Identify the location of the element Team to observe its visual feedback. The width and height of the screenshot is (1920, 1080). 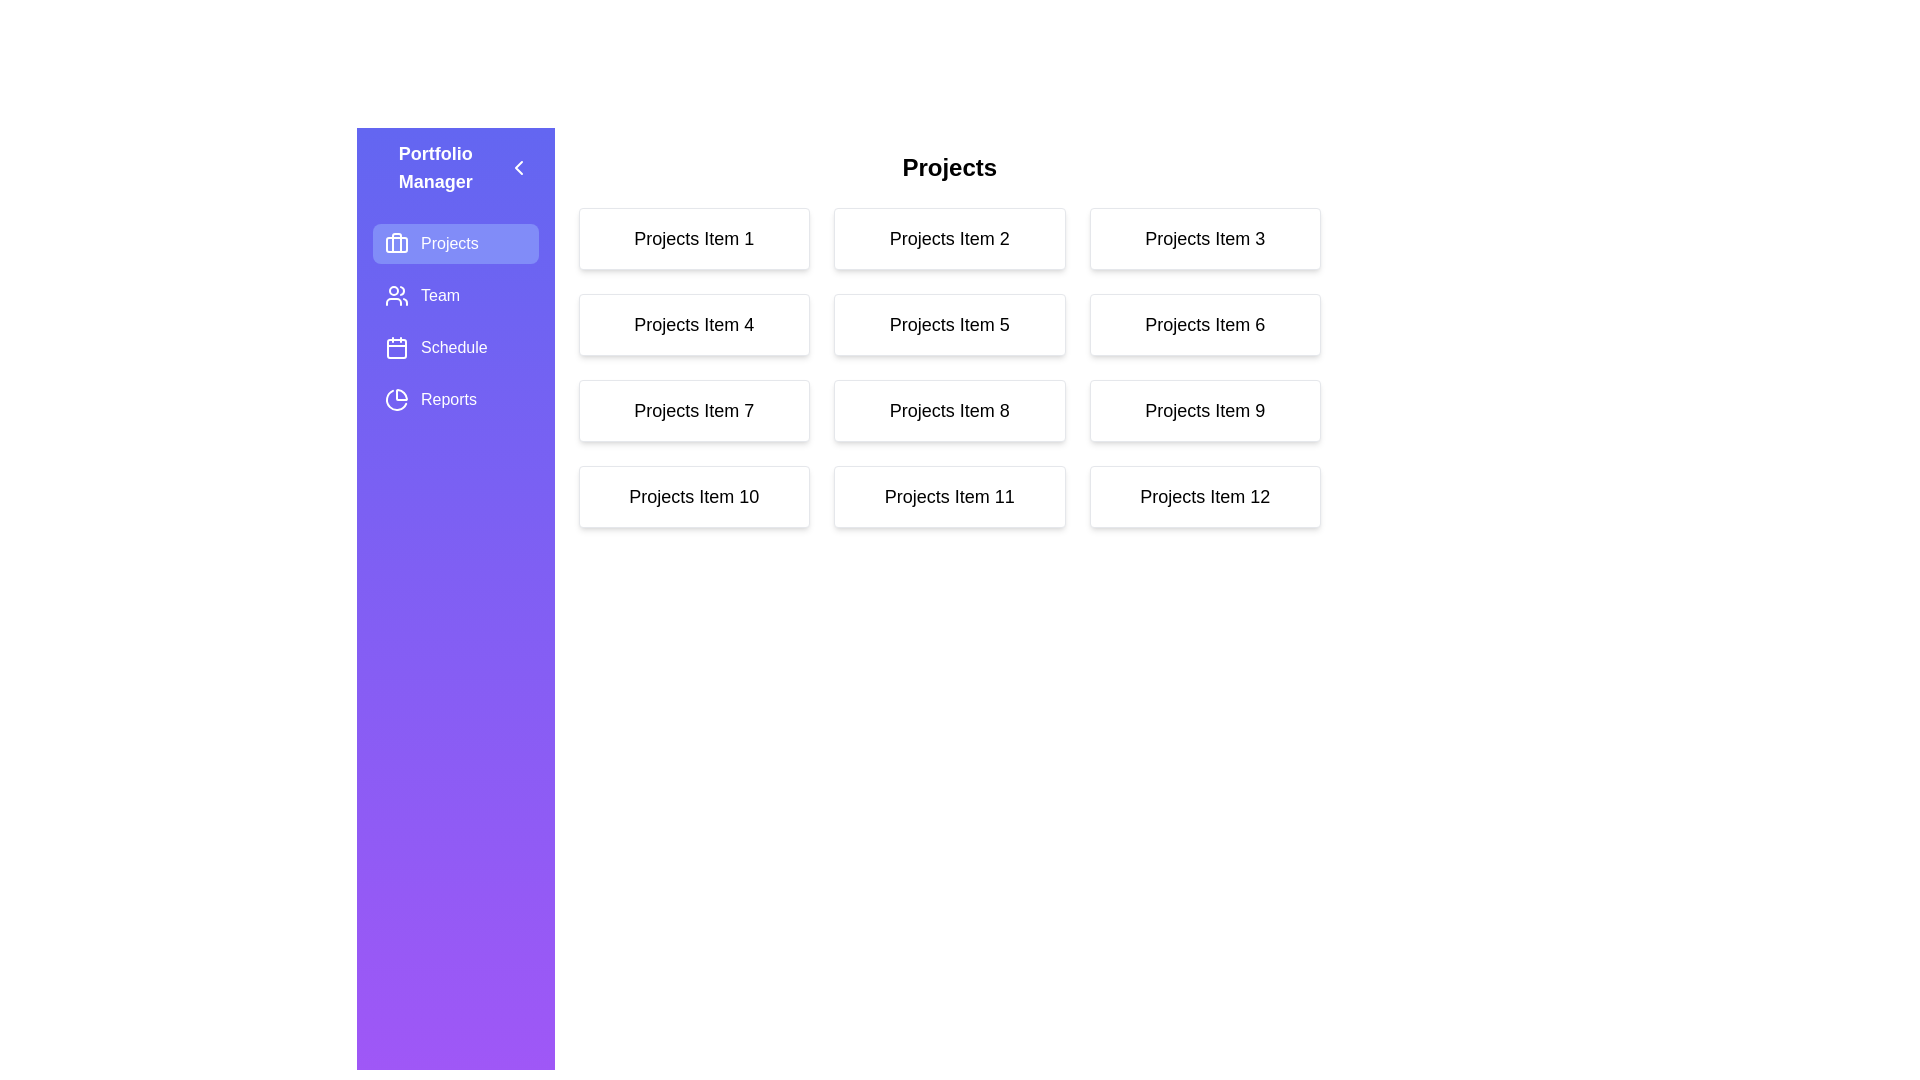
(454, 296).